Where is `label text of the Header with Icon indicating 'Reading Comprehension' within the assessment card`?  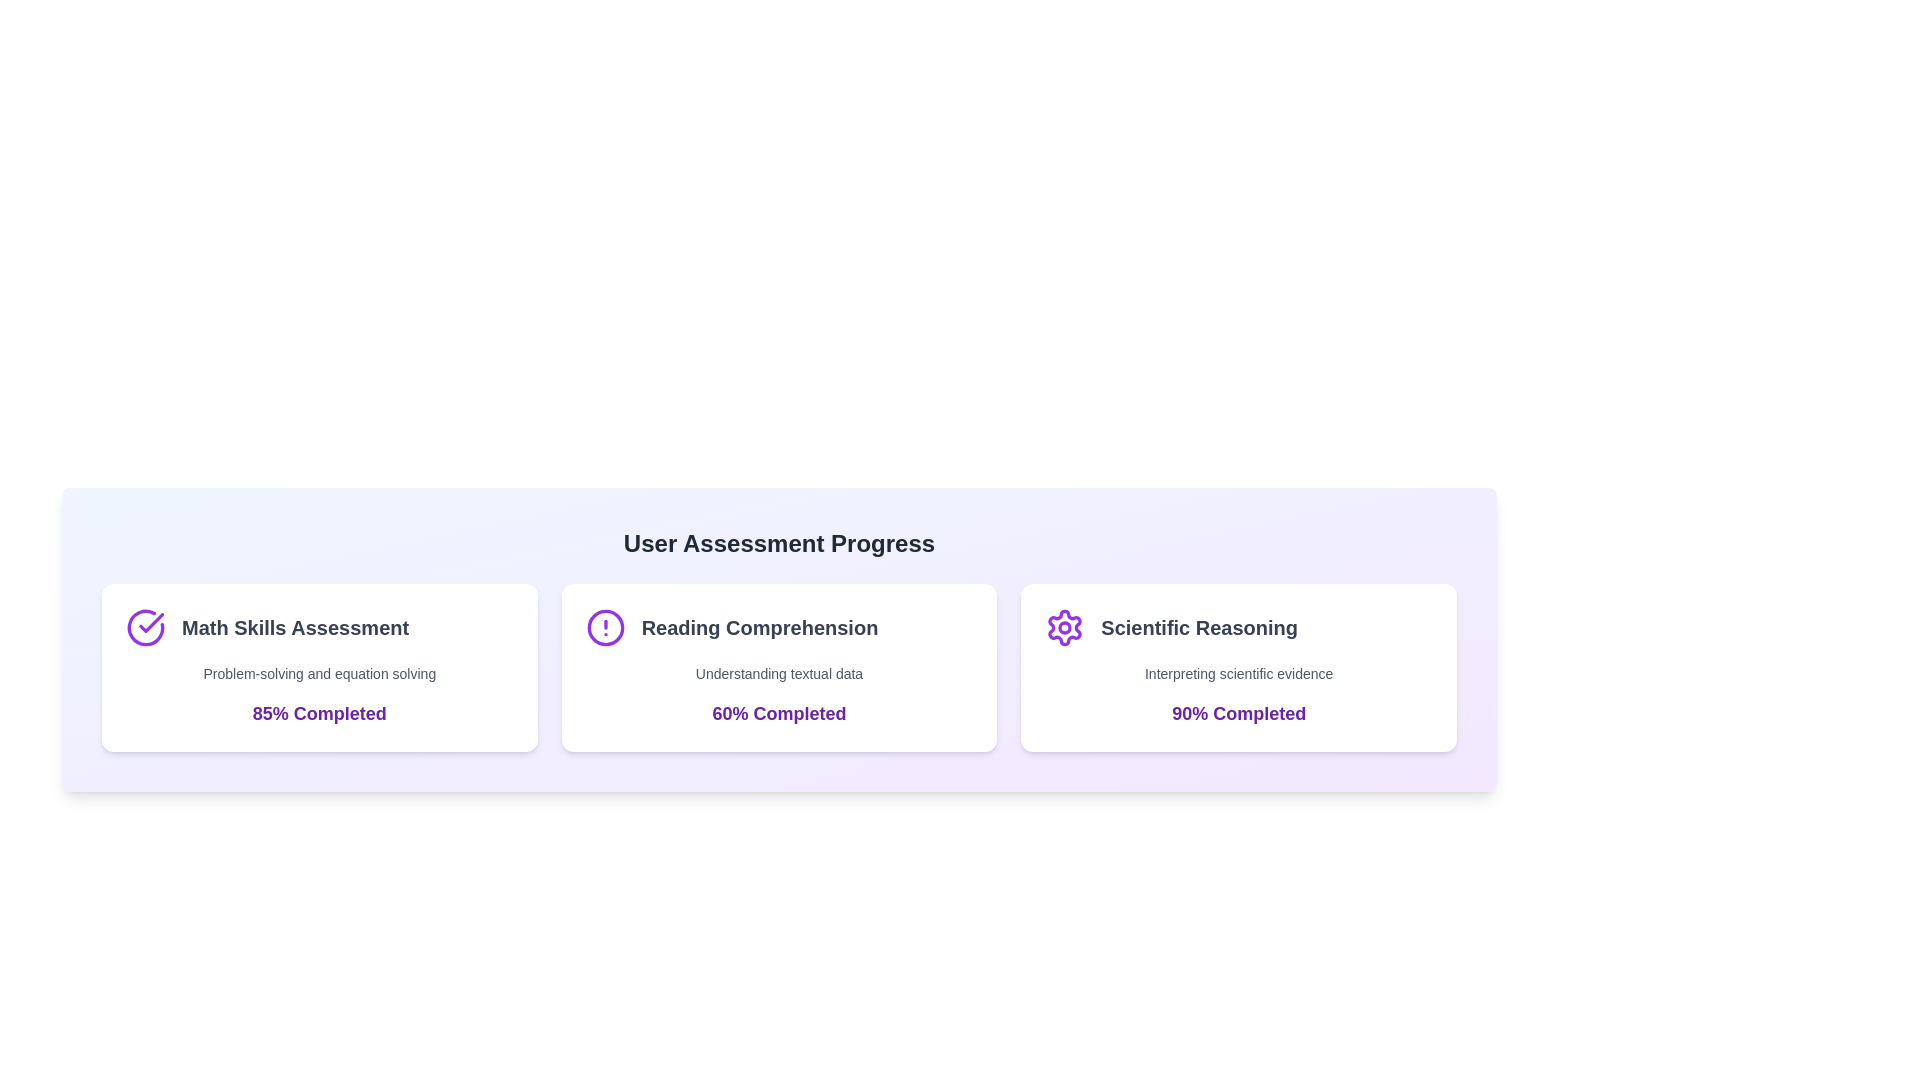 label text of the Header with Icon indicating 'Reading Comprehension' within the assessment card is located at coordinates (778, 627).